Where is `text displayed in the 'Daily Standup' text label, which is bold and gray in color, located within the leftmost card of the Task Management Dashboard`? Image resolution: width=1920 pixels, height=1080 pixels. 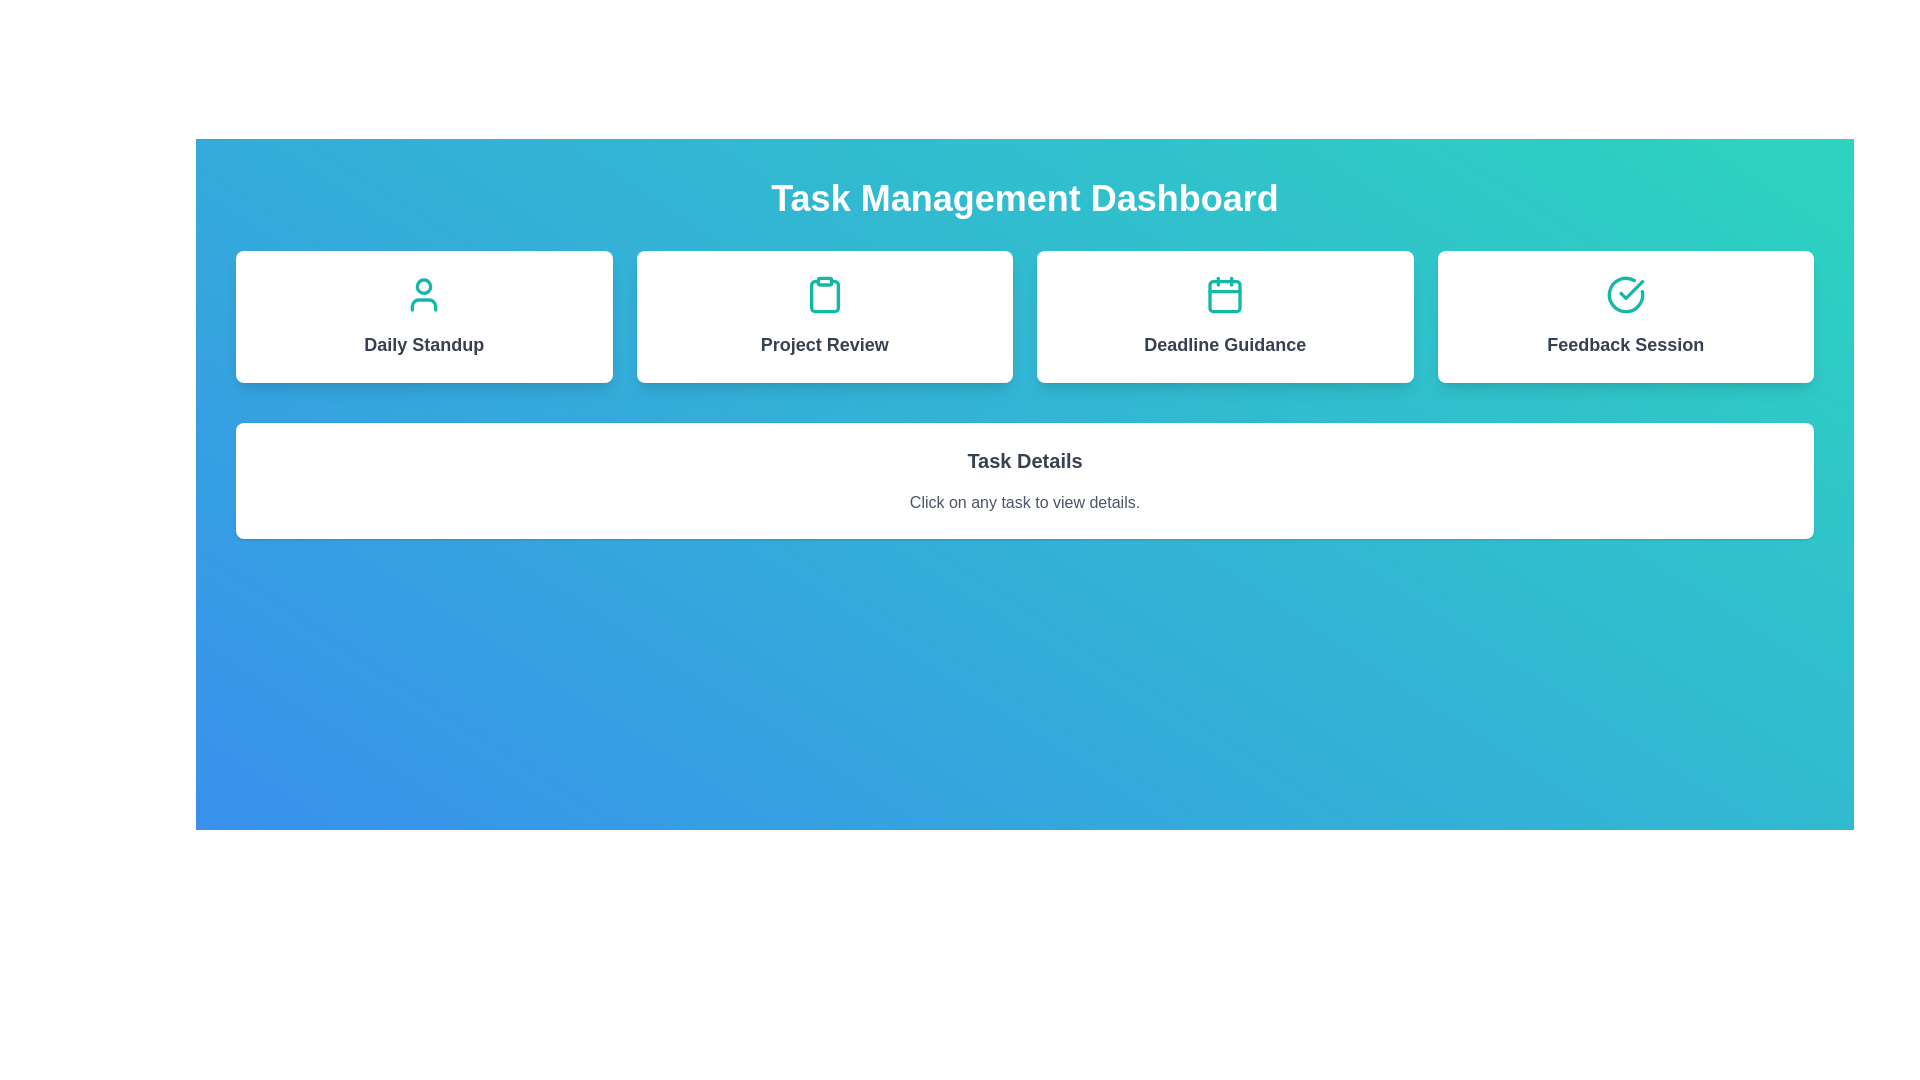 text displayed in the 'Daily Standup' text label, which is bold and gray in color, located within the leftmost card of the Task Management Dashboard is located at coordinates (423, 343).